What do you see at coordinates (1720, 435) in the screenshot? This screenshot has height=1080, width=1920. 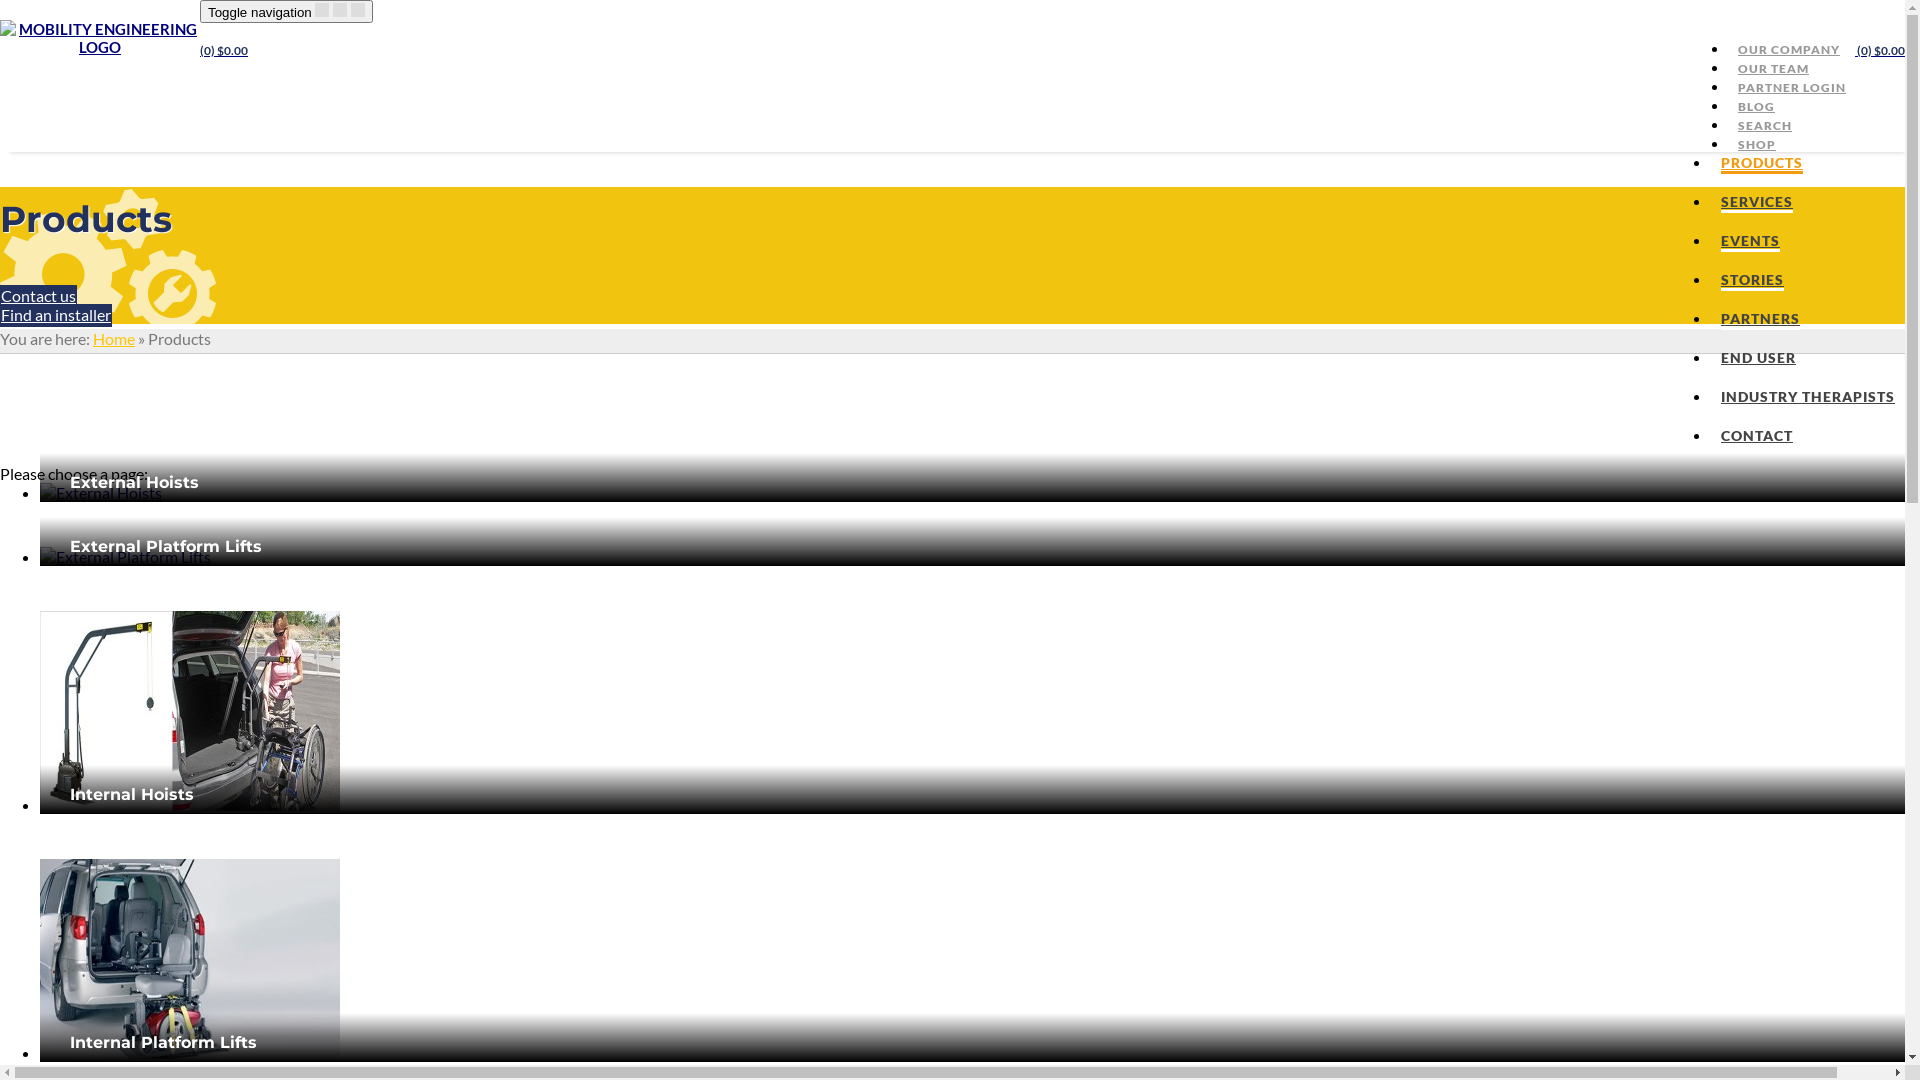 I see `'CONTACT'` at bounding box center [1720, 435].